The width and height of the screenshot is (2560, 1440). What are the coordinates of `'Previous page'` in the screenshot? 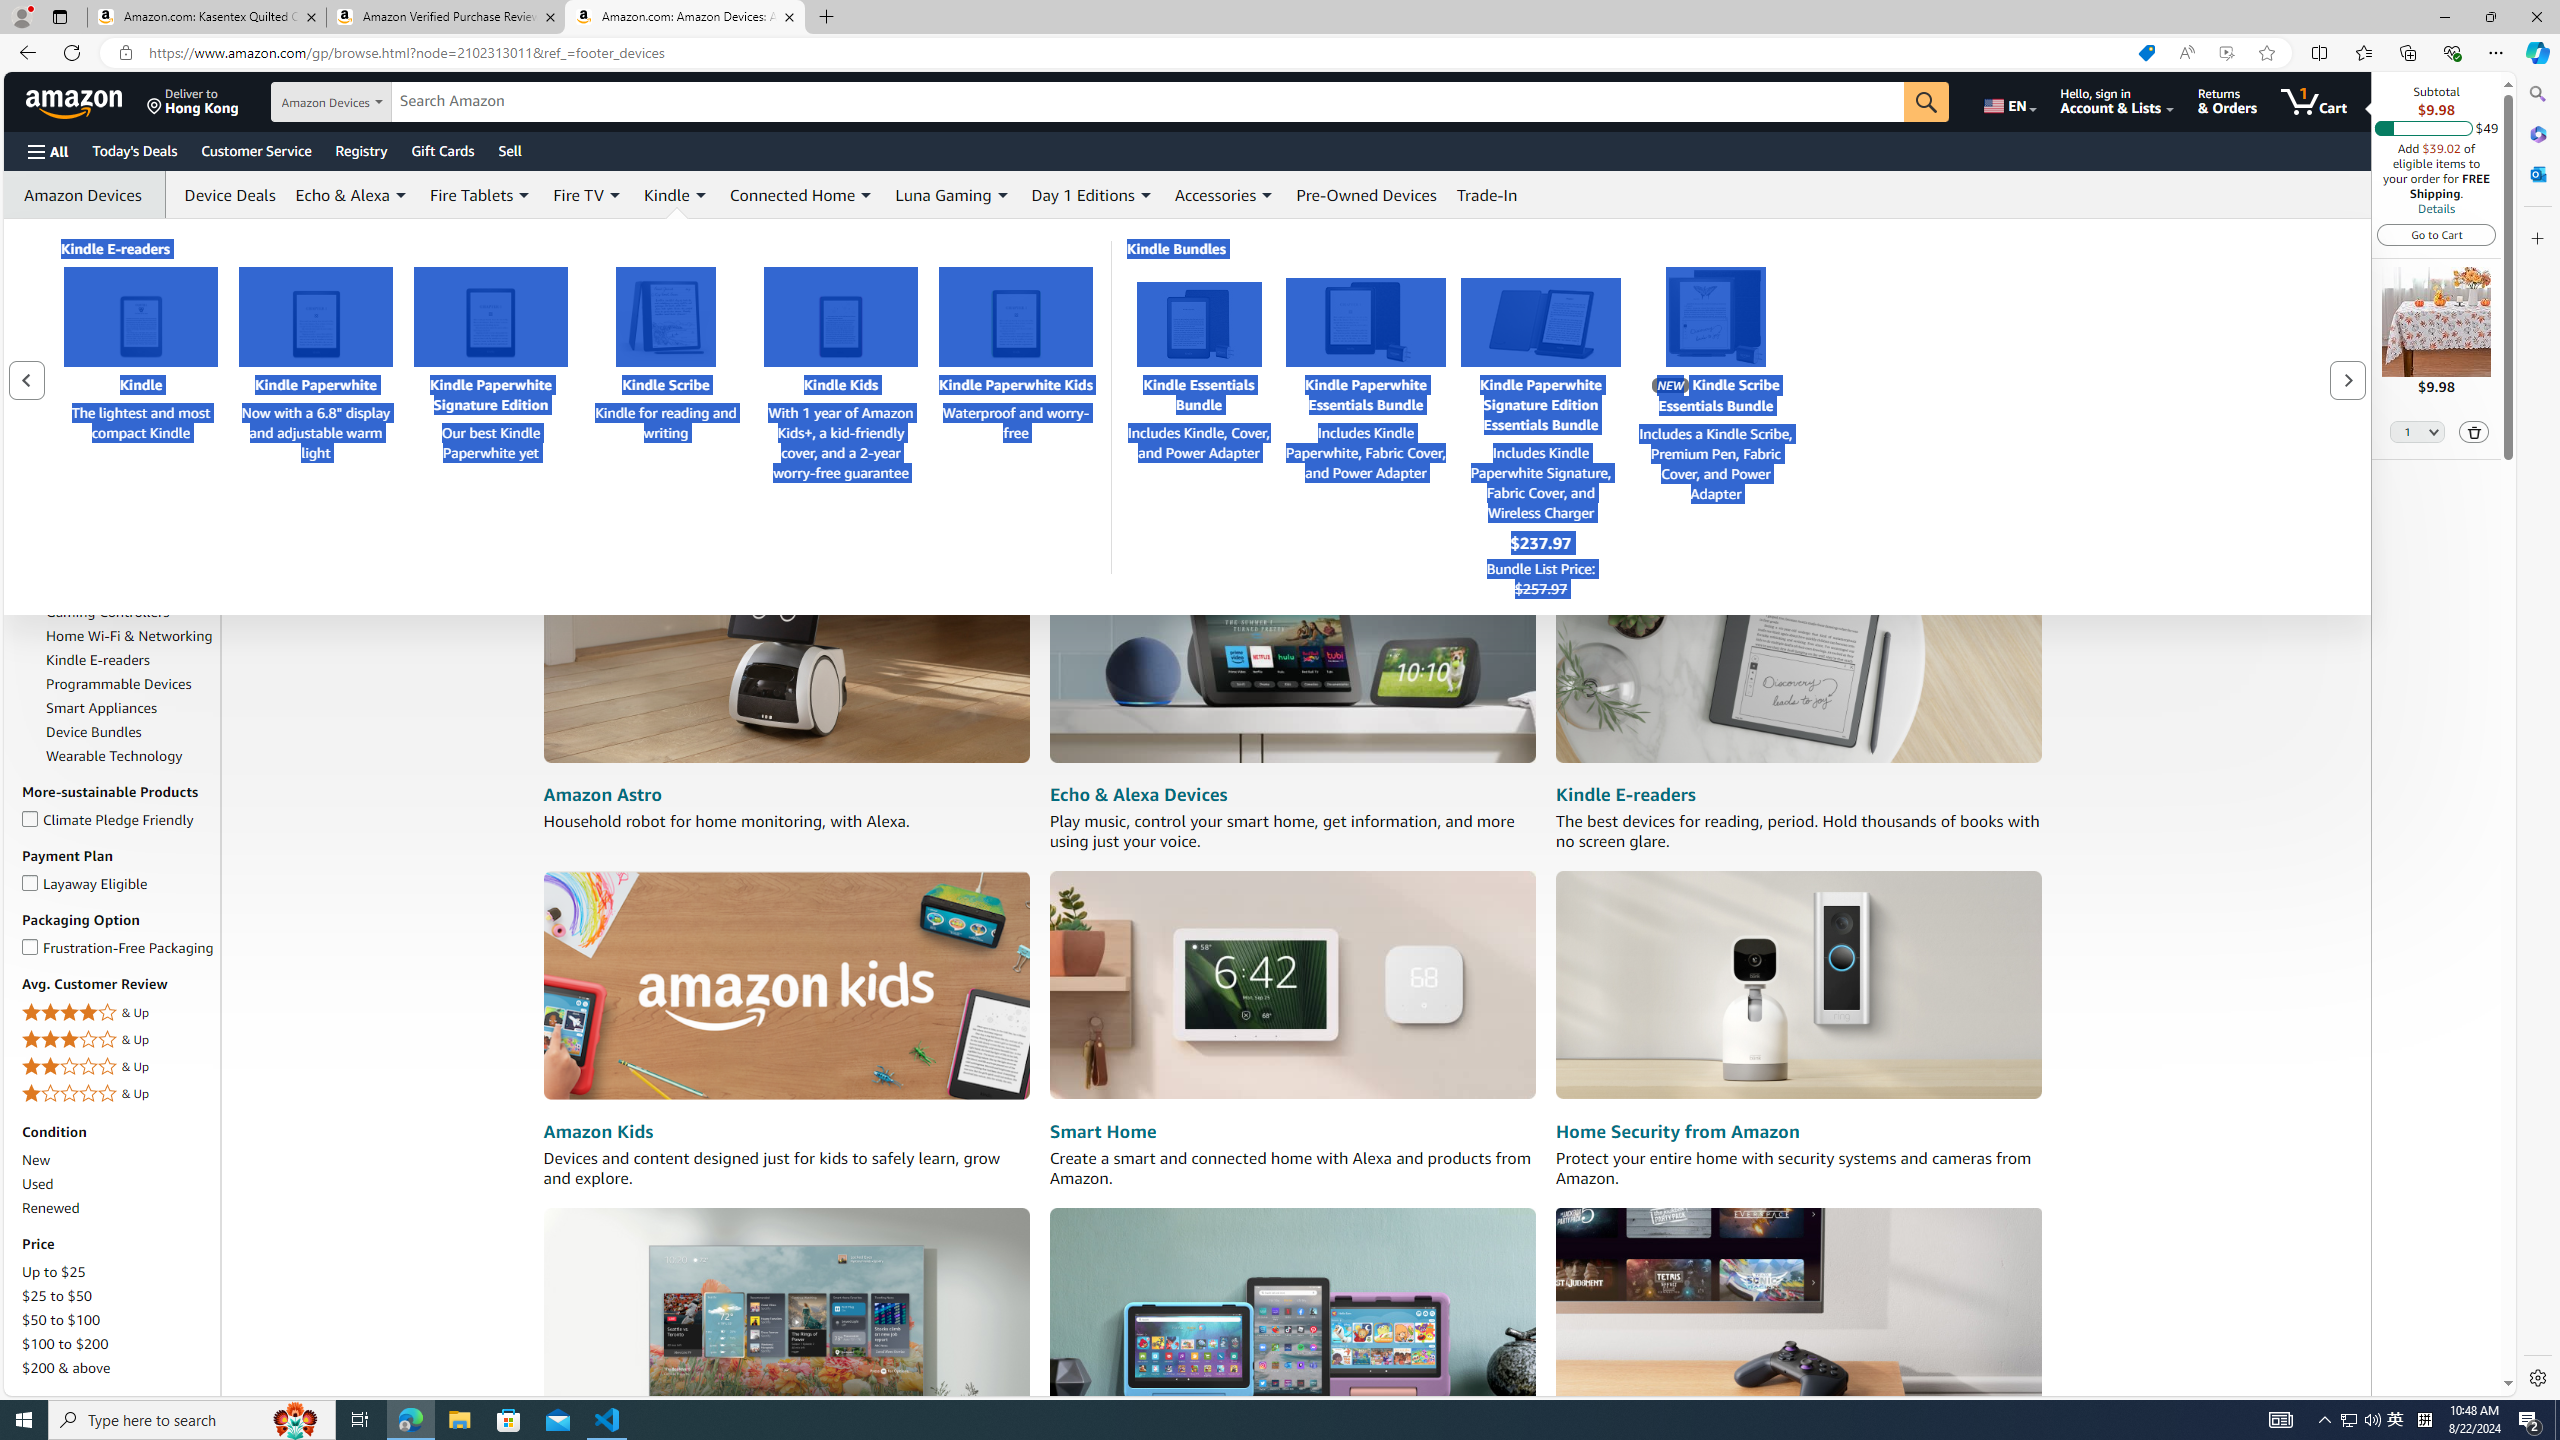 It's located at (28, 379).